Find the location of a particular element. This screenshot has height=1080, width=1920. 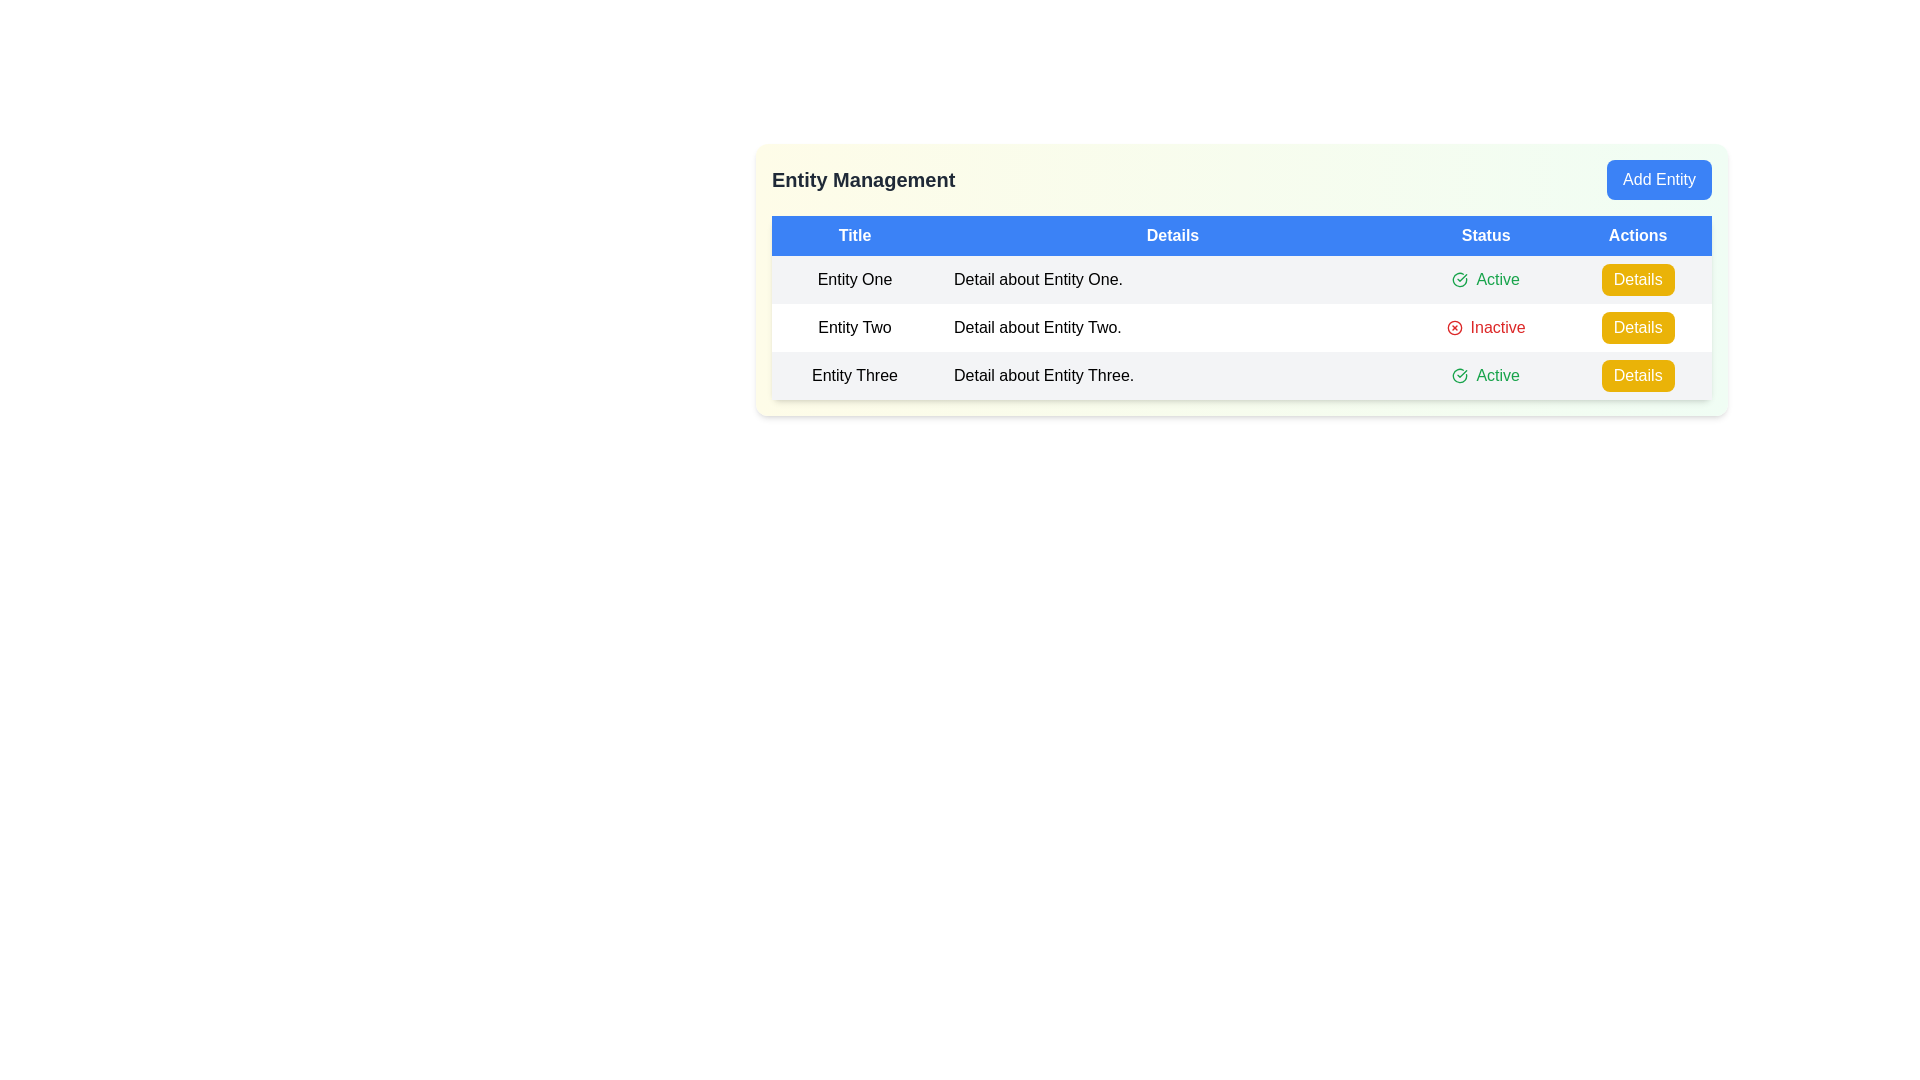

the 'Details' button with a yellow background and white text located in the last column of the first row under the 'Actions' header is located at coordinates (1638, 280).